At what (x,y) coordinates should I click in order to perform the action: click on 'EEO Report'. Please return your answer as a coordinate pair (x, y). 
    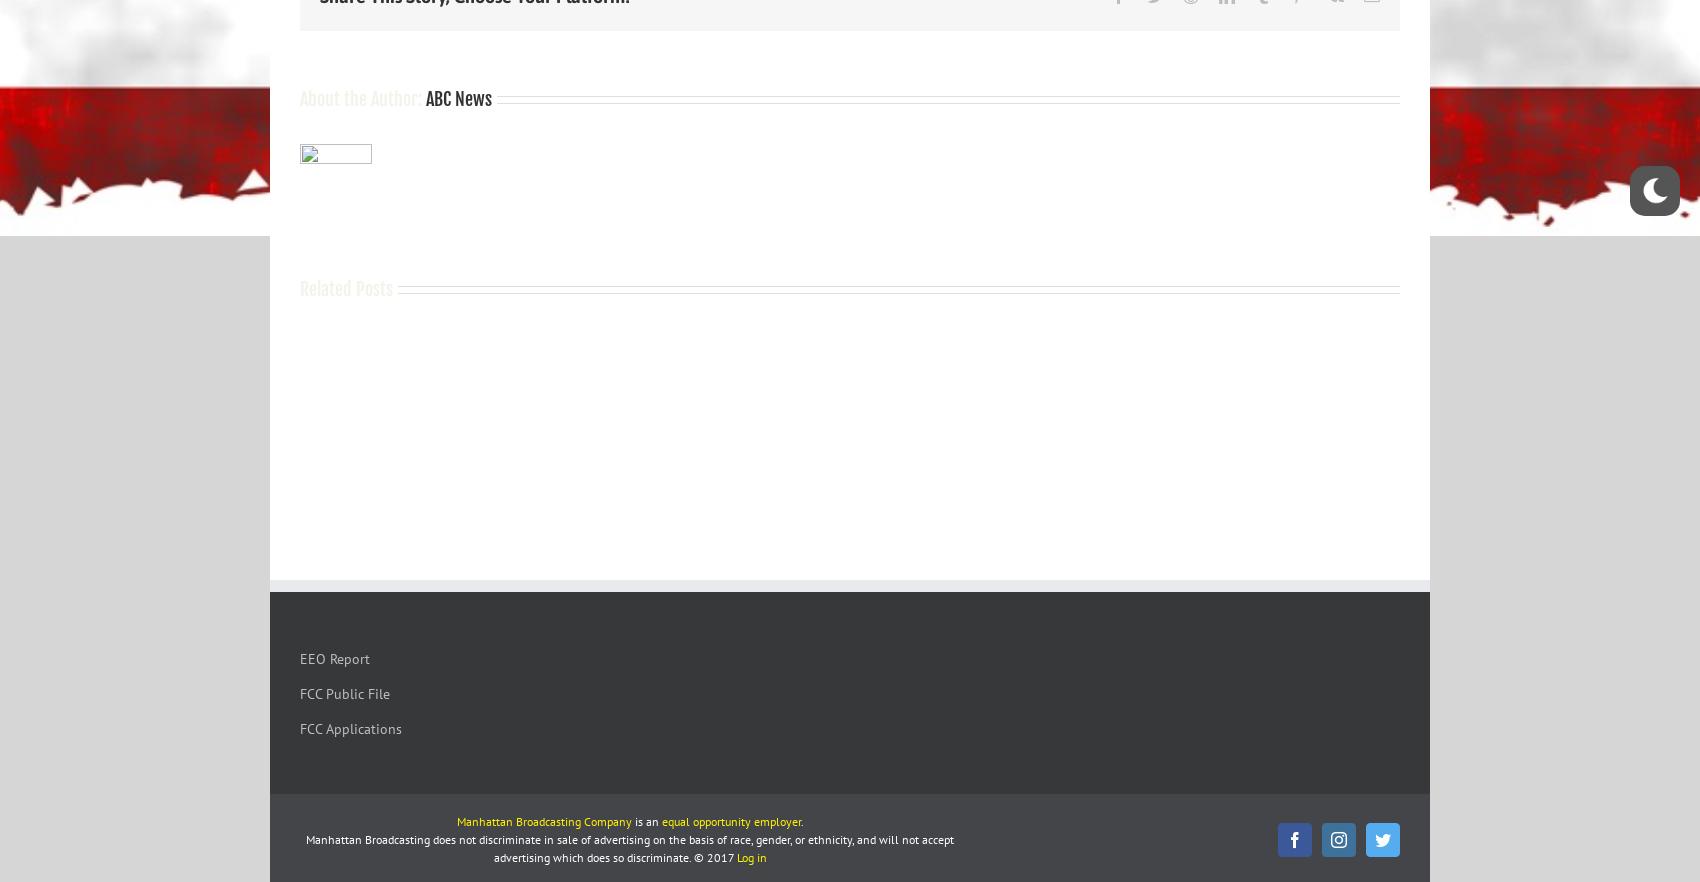
    Looking at the image, I should click on (334, 657).